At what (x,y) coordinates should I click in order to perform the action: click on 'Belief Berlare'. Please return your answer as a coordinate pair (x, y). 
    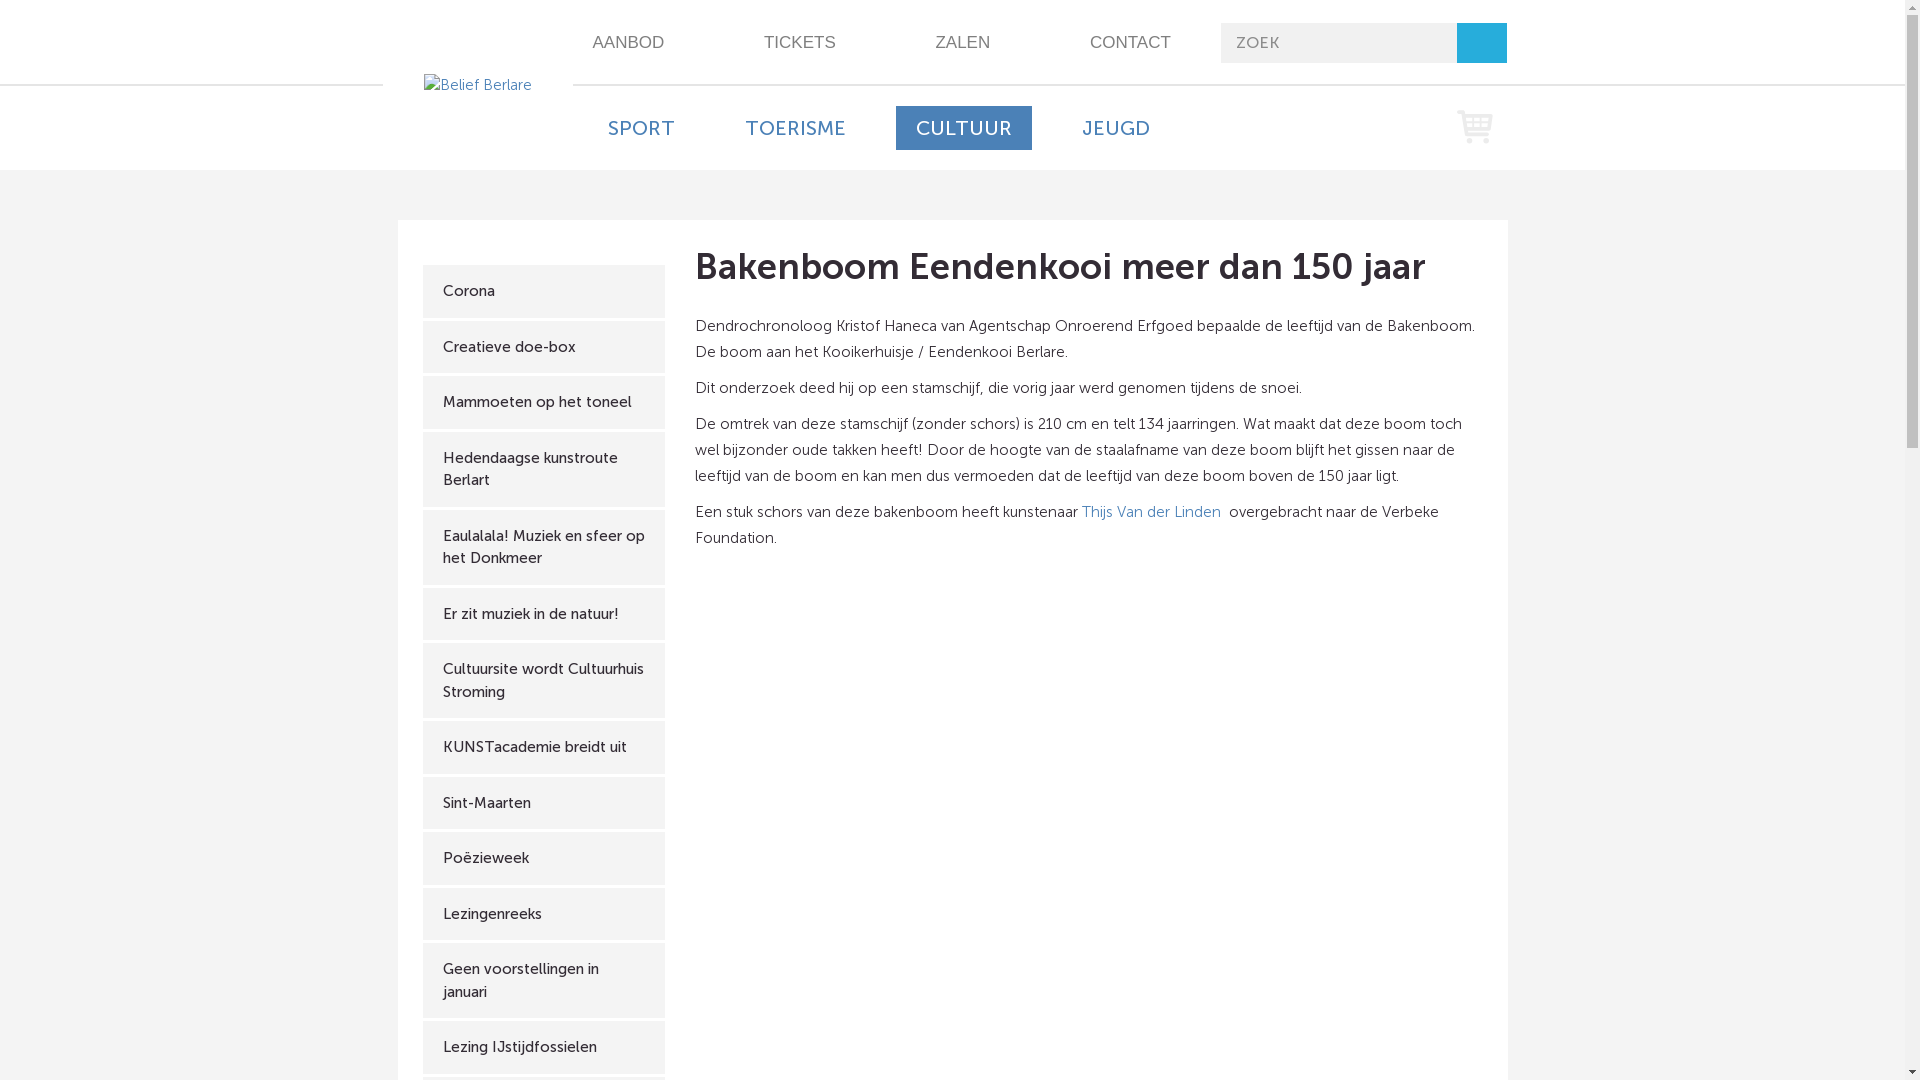
    Looking at the image, I should click on (477, 83).